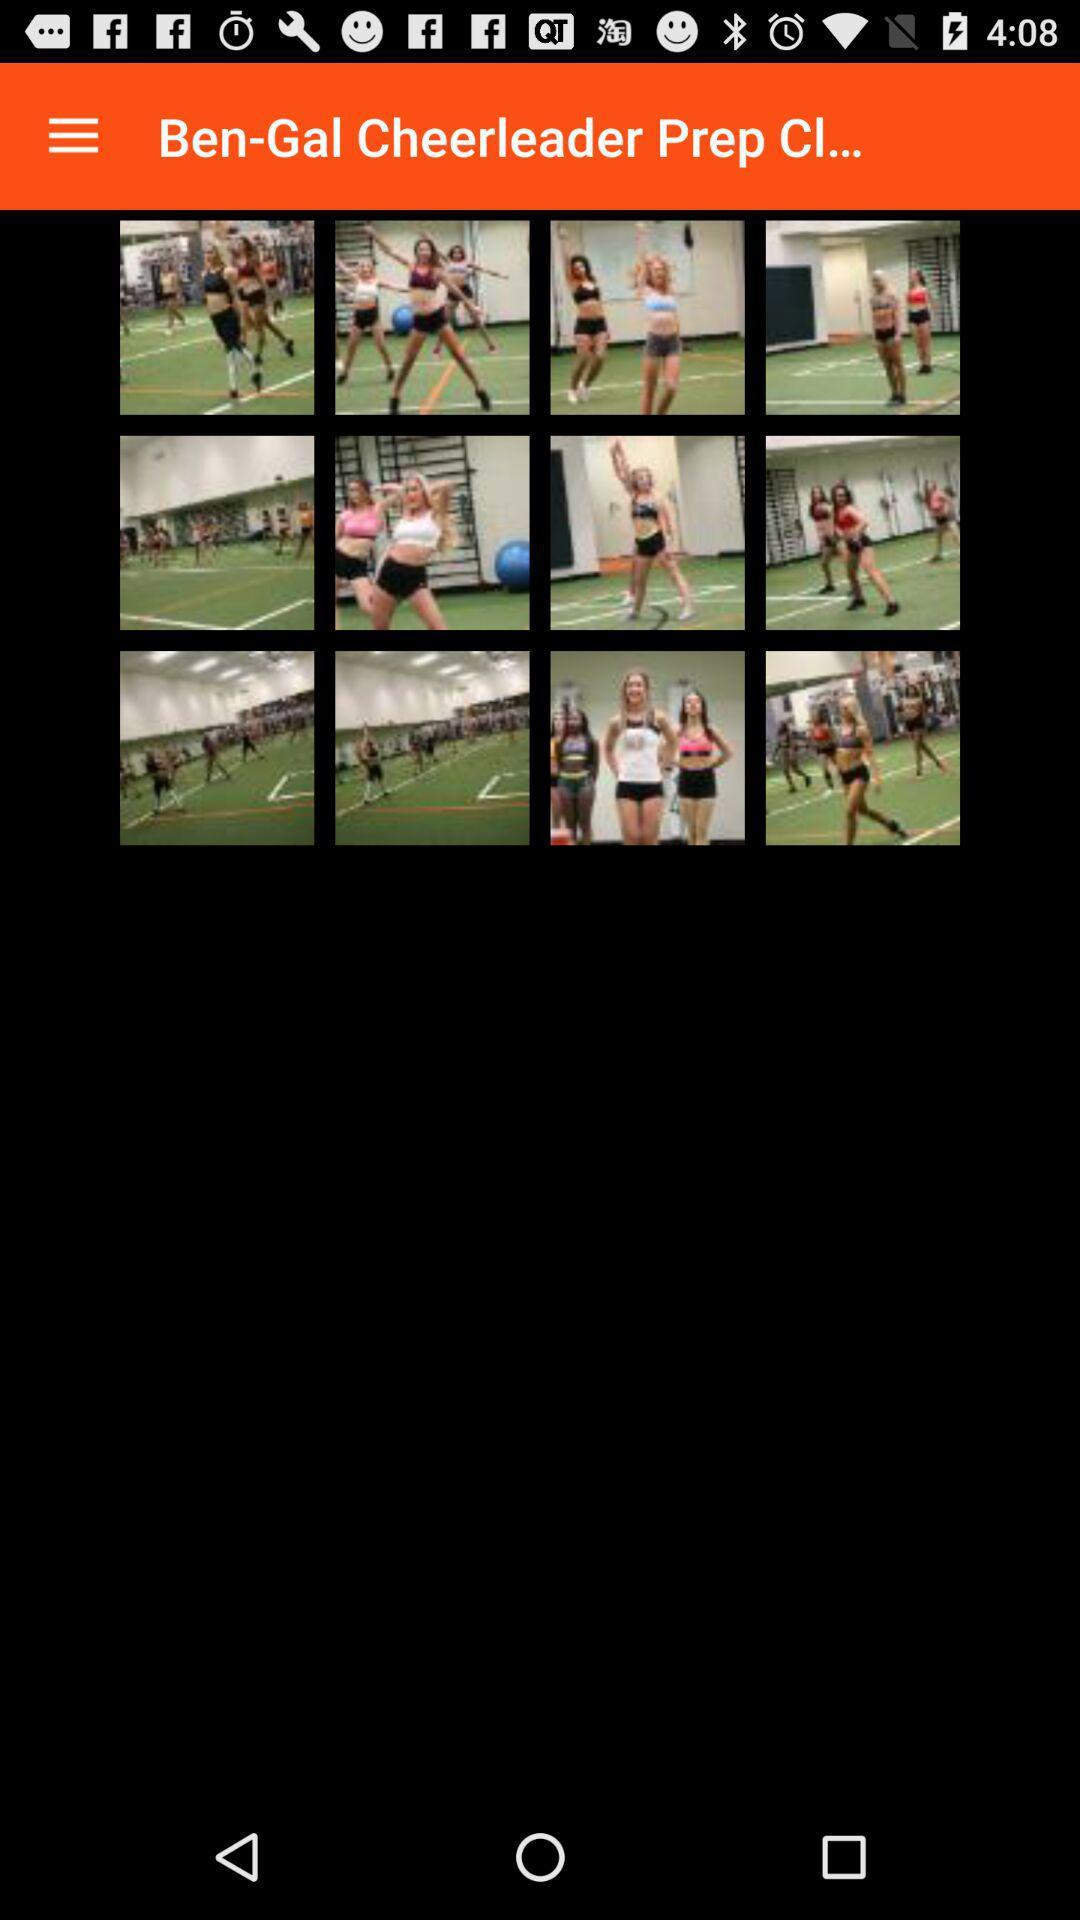 The height and width of the screenshot is (1920, 1080). What do you see at coordinates (647, 532) in the screenshot?
I see `selected photo` at bounding box center [647, 532].